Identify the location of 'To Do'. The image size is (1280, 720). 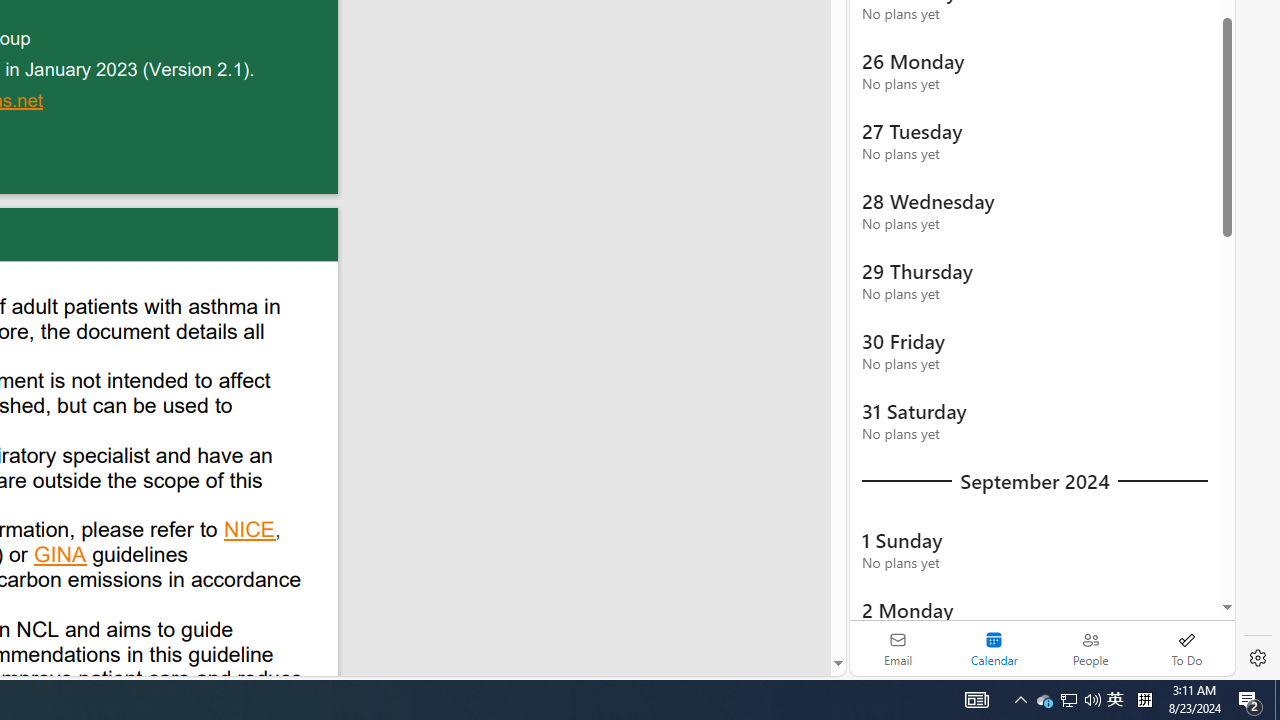
(1186, 648).